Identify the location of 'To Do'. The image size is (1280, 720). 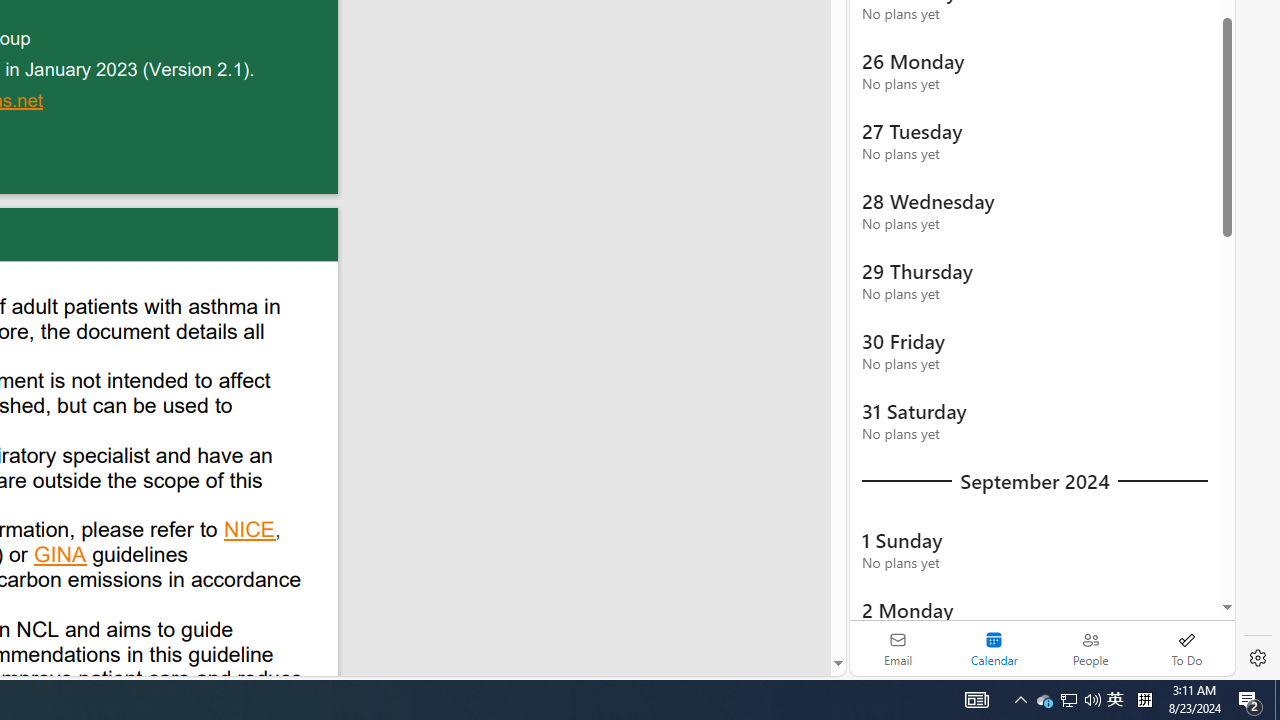
(1186, 648).